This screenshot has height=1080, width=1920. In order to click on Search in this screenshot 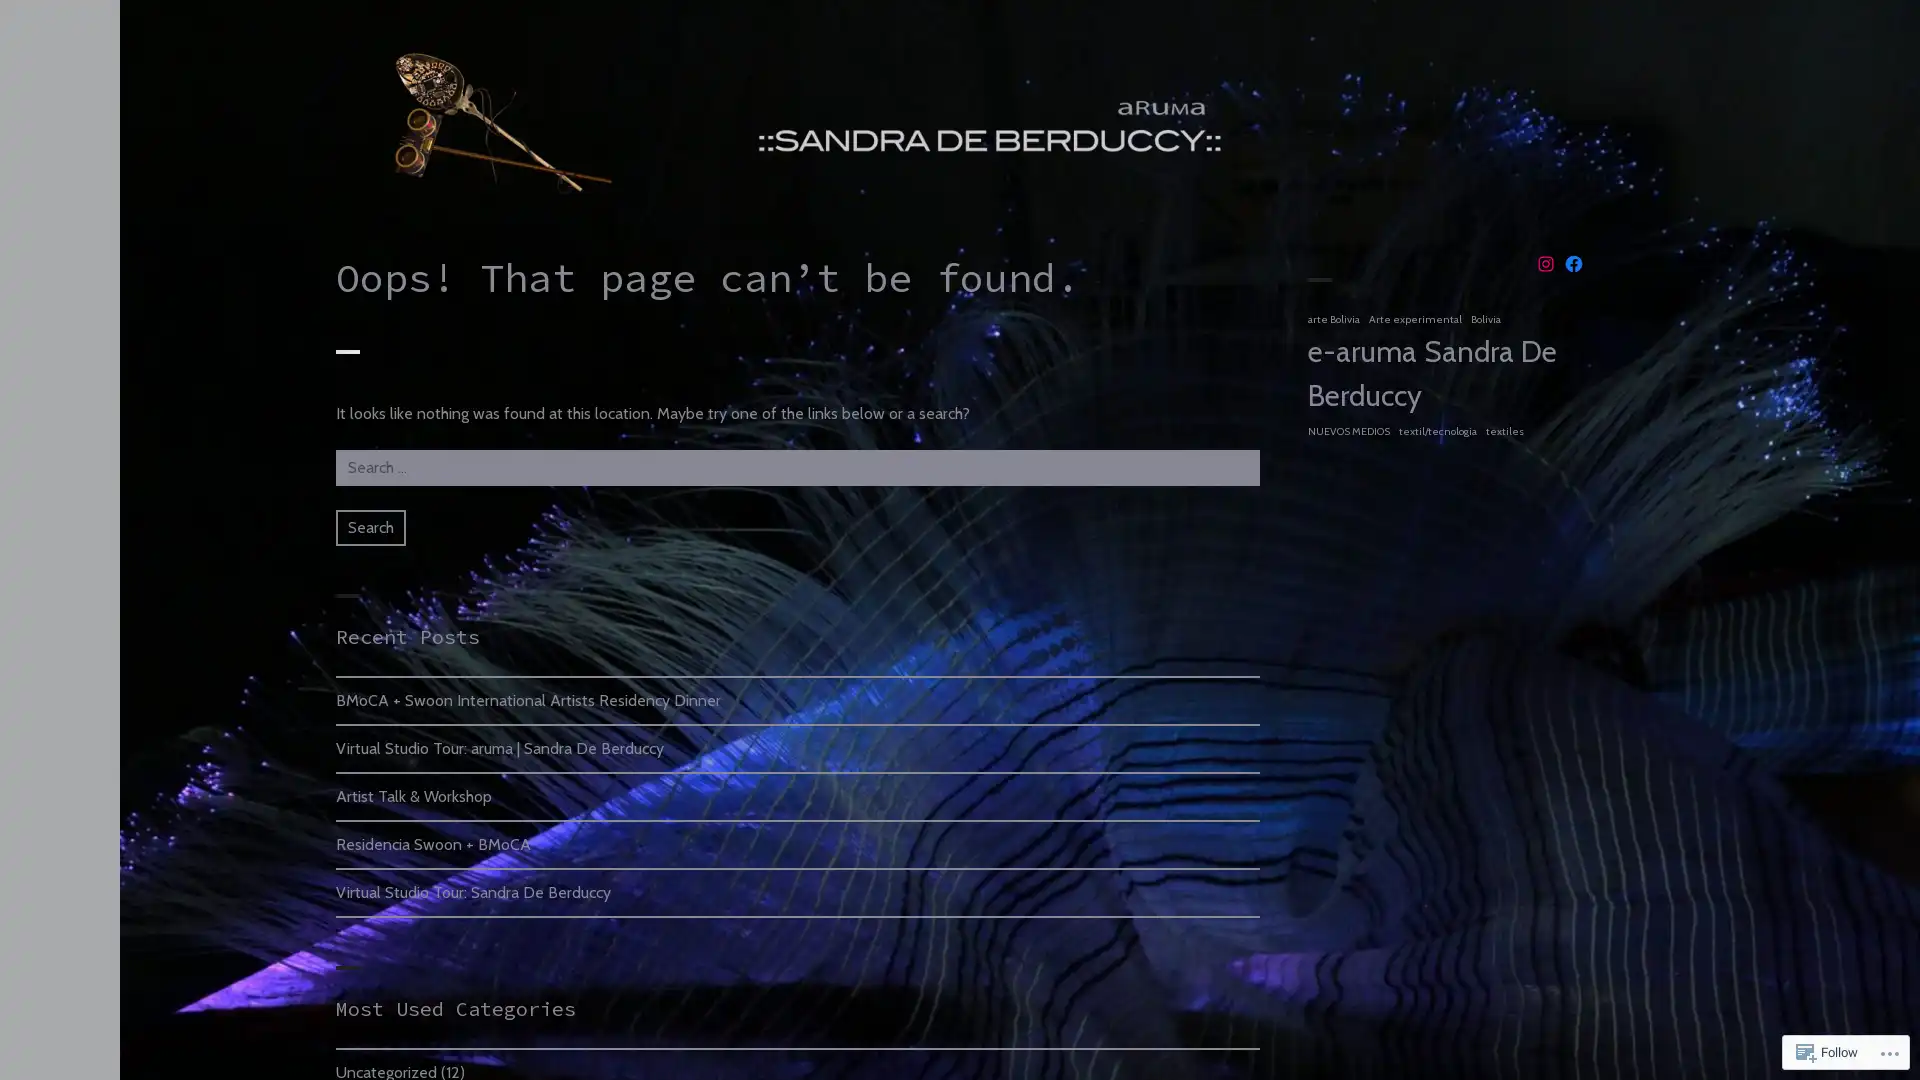, I will do `click(370, 527)`.